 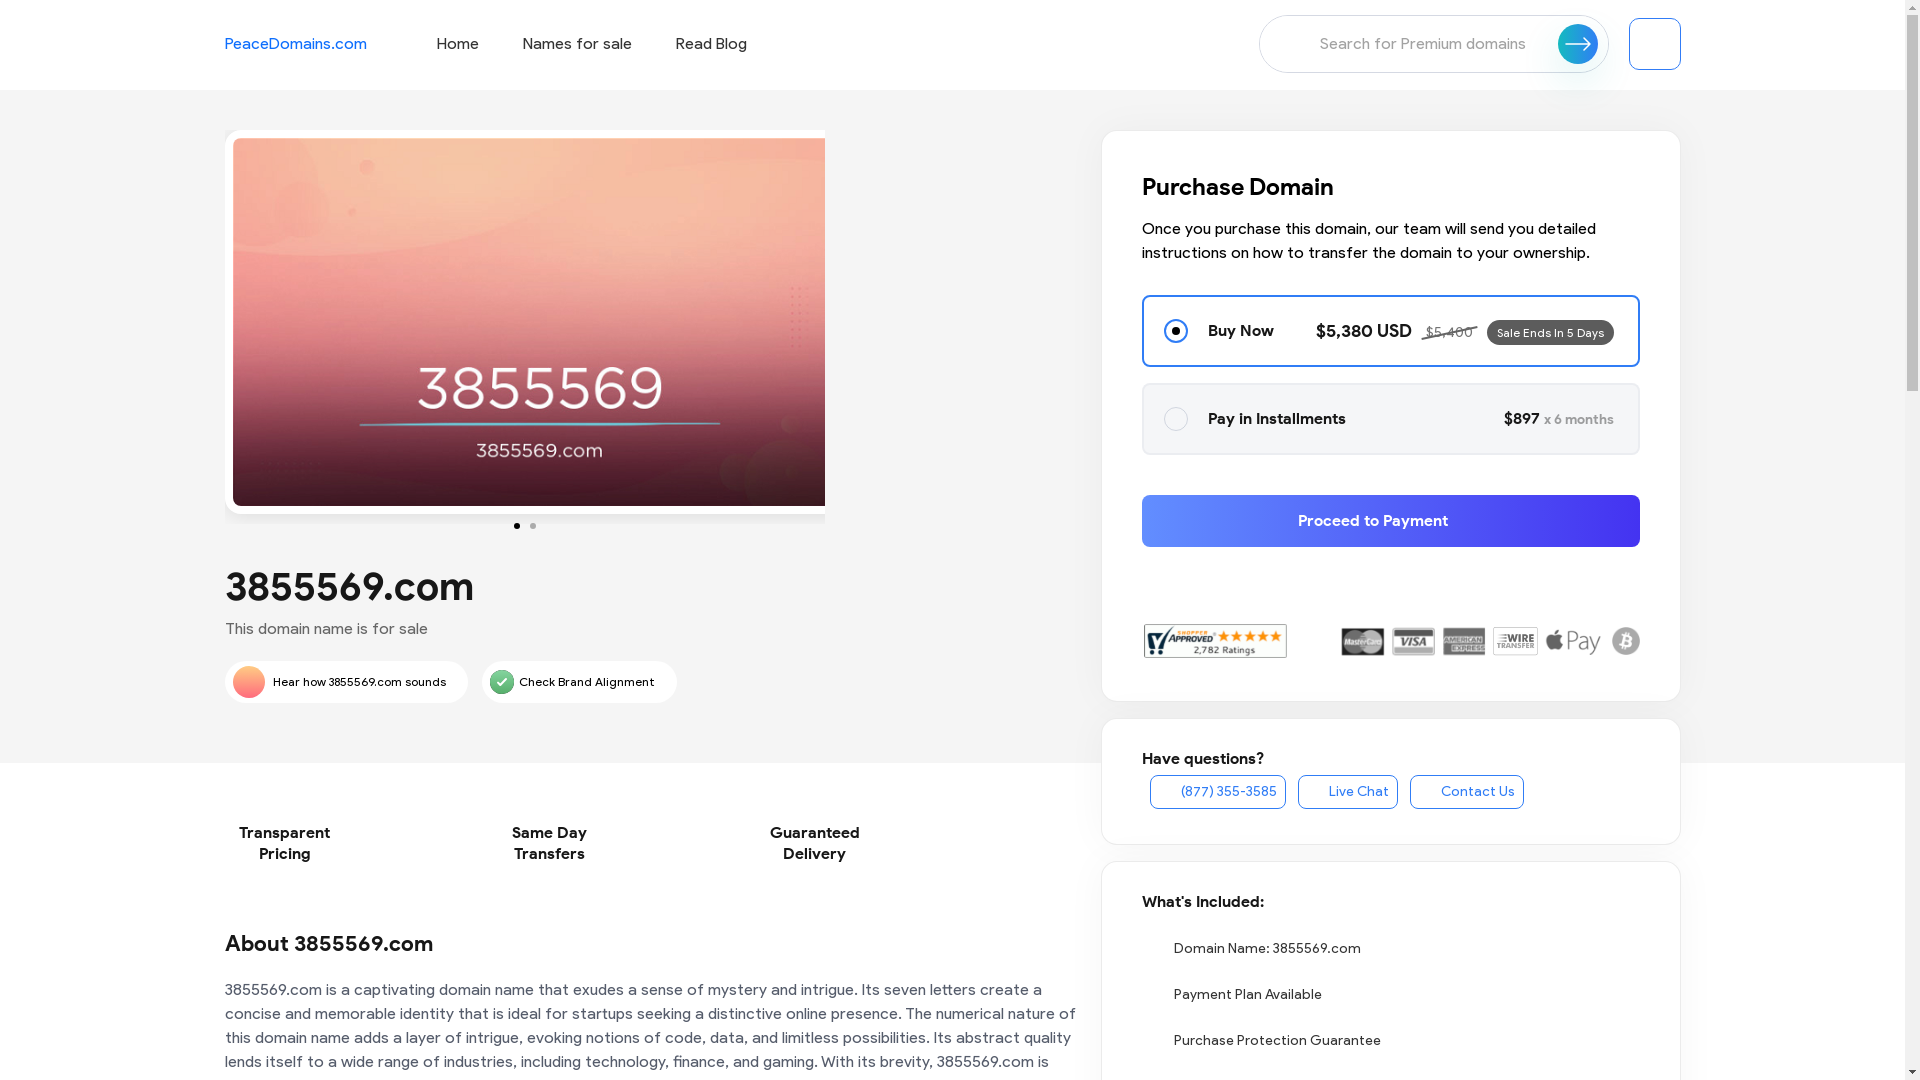 I want to click on 'Home', so click(x=455, y=43).